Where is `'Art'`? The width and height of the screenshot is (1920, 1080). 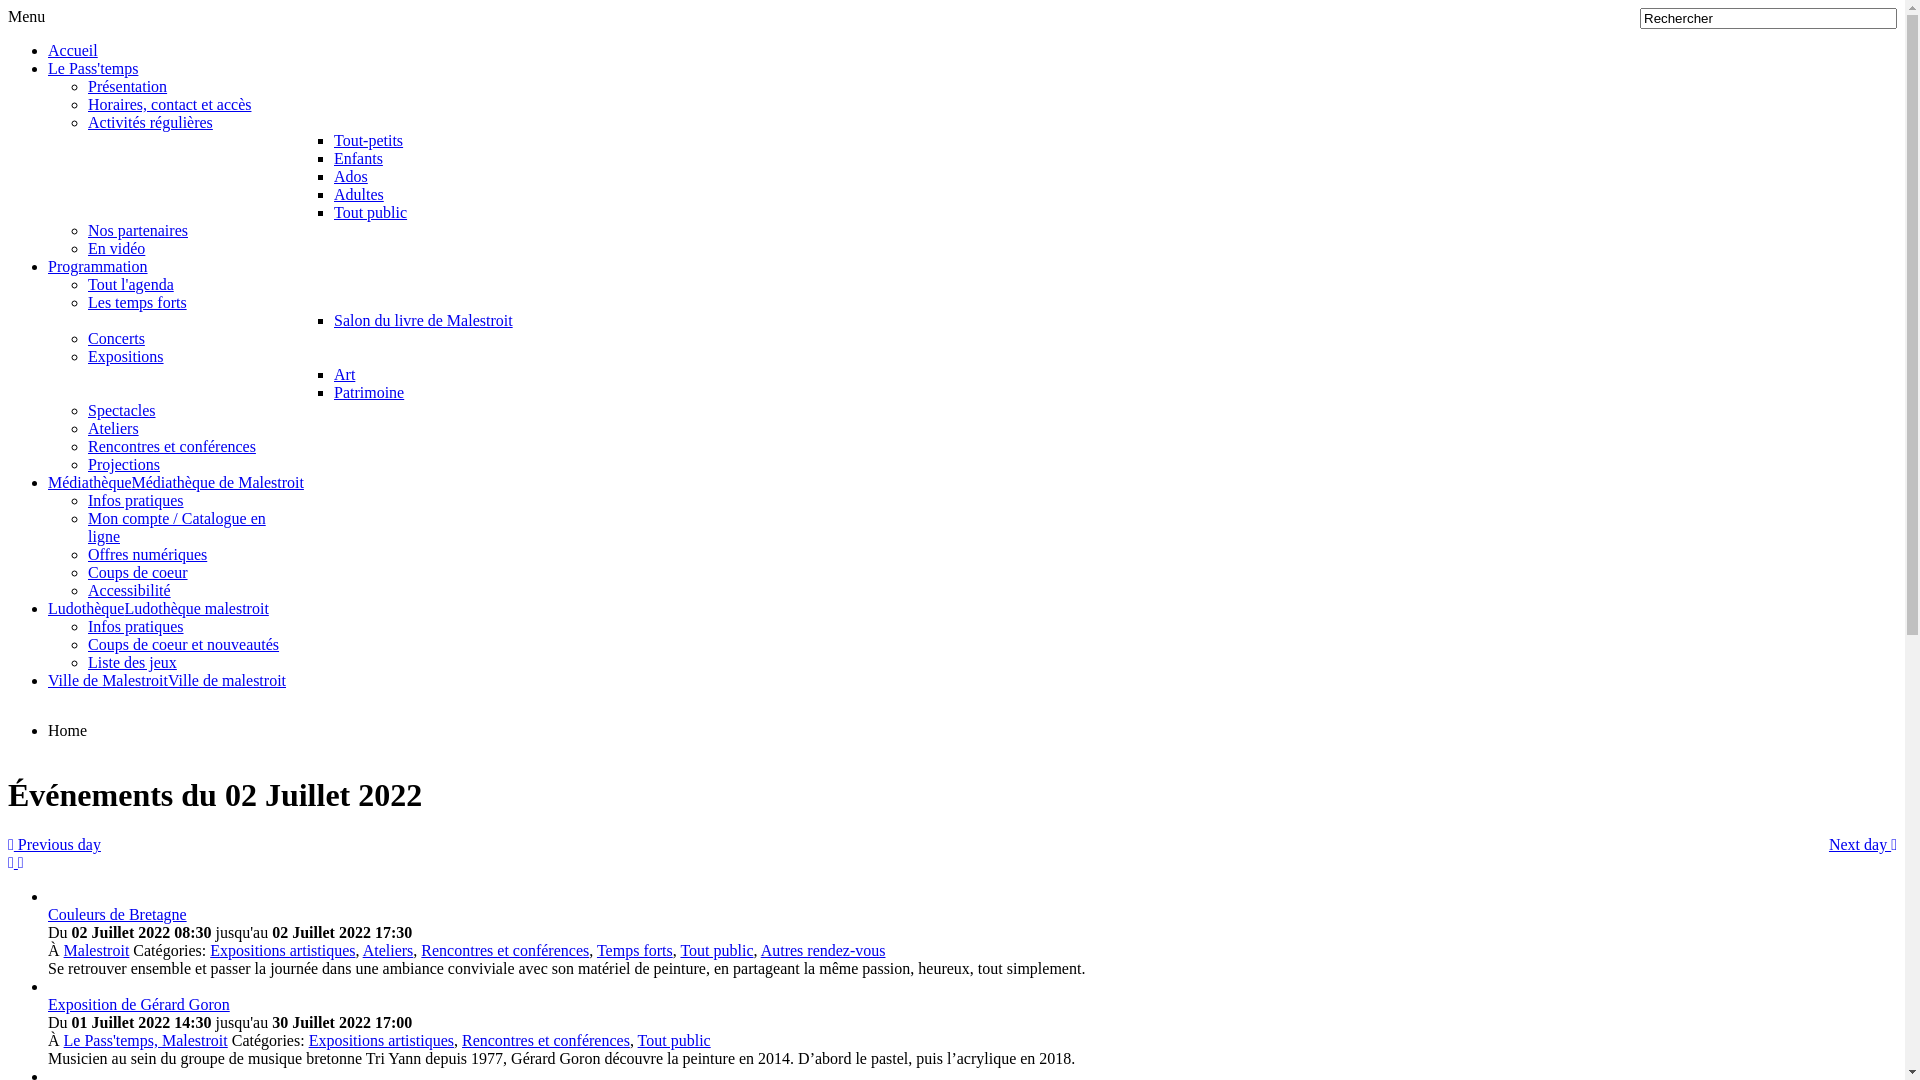
'Art' is located at coordinates (344, 374).